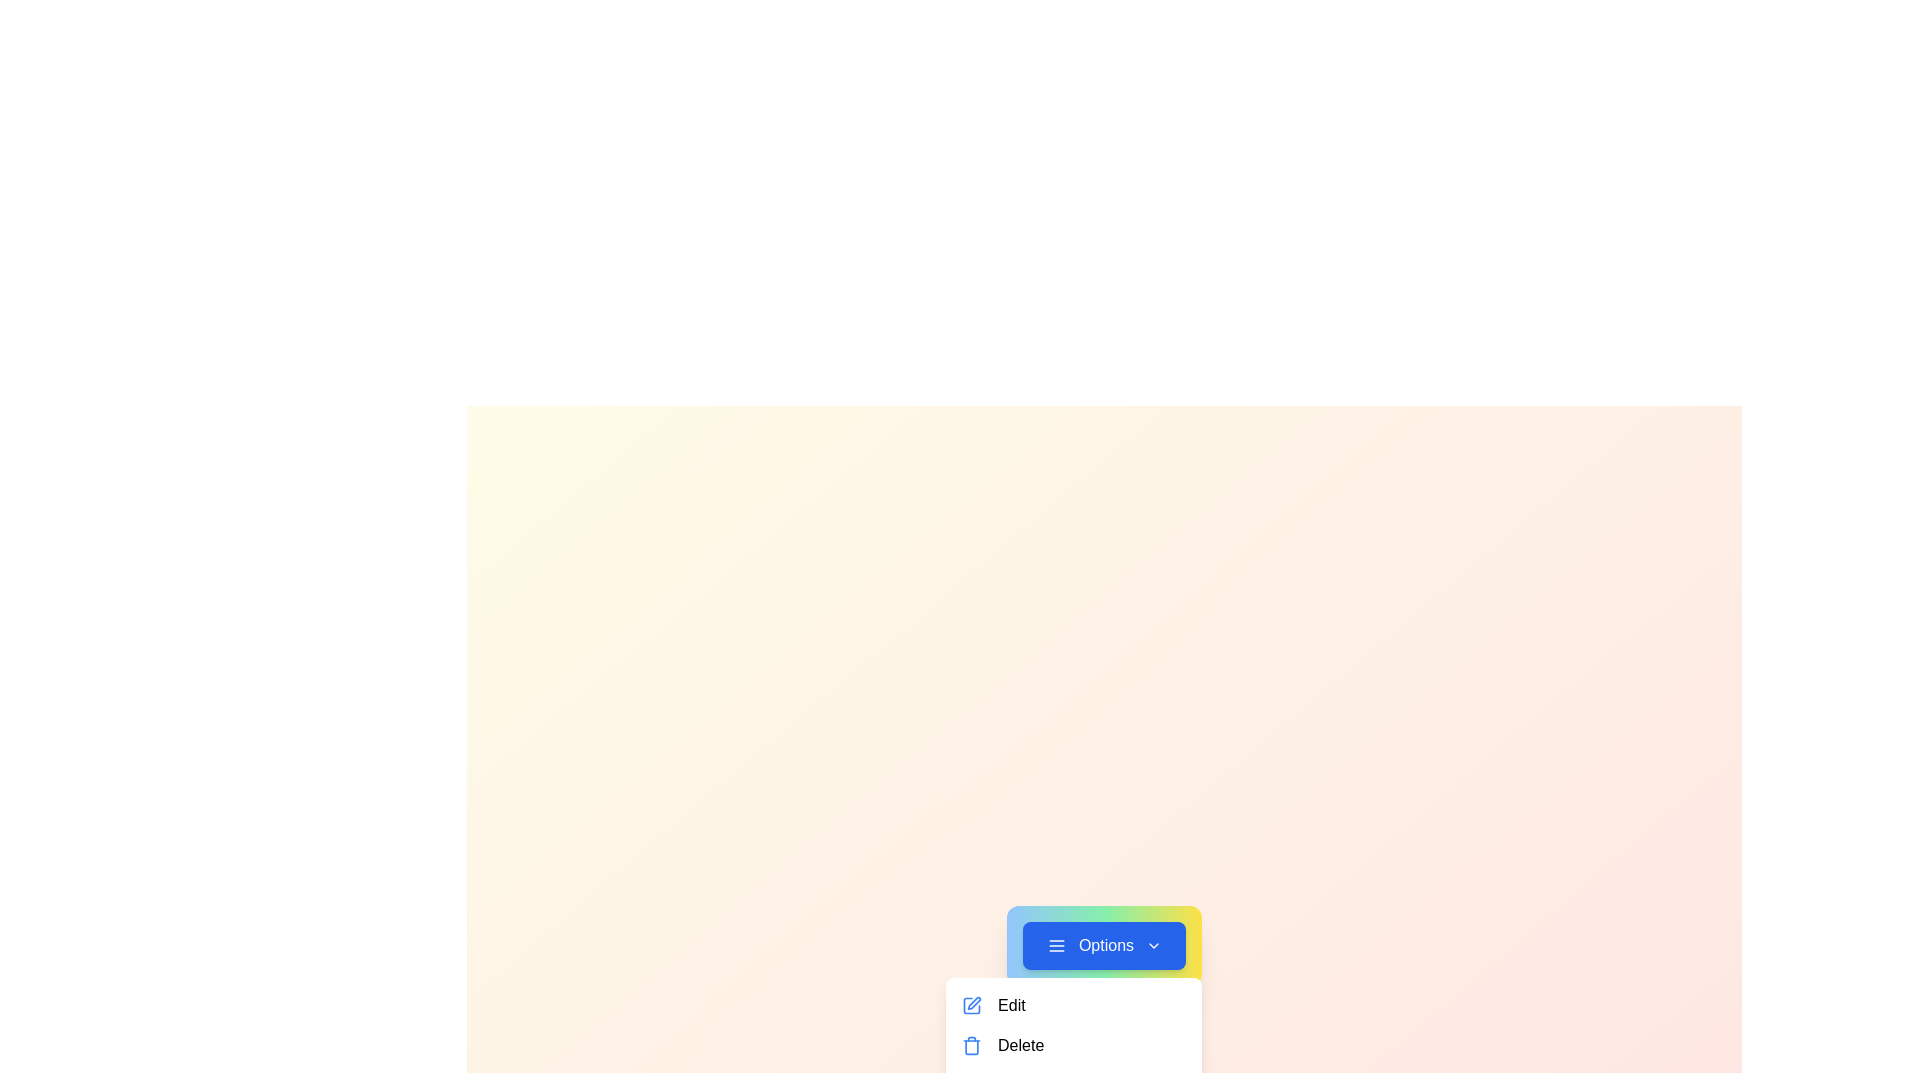  What do you see at coordinates (1073, 1006) in the screenshot?
I see `the menu option Edit` at bounding box center [1073, 1006].